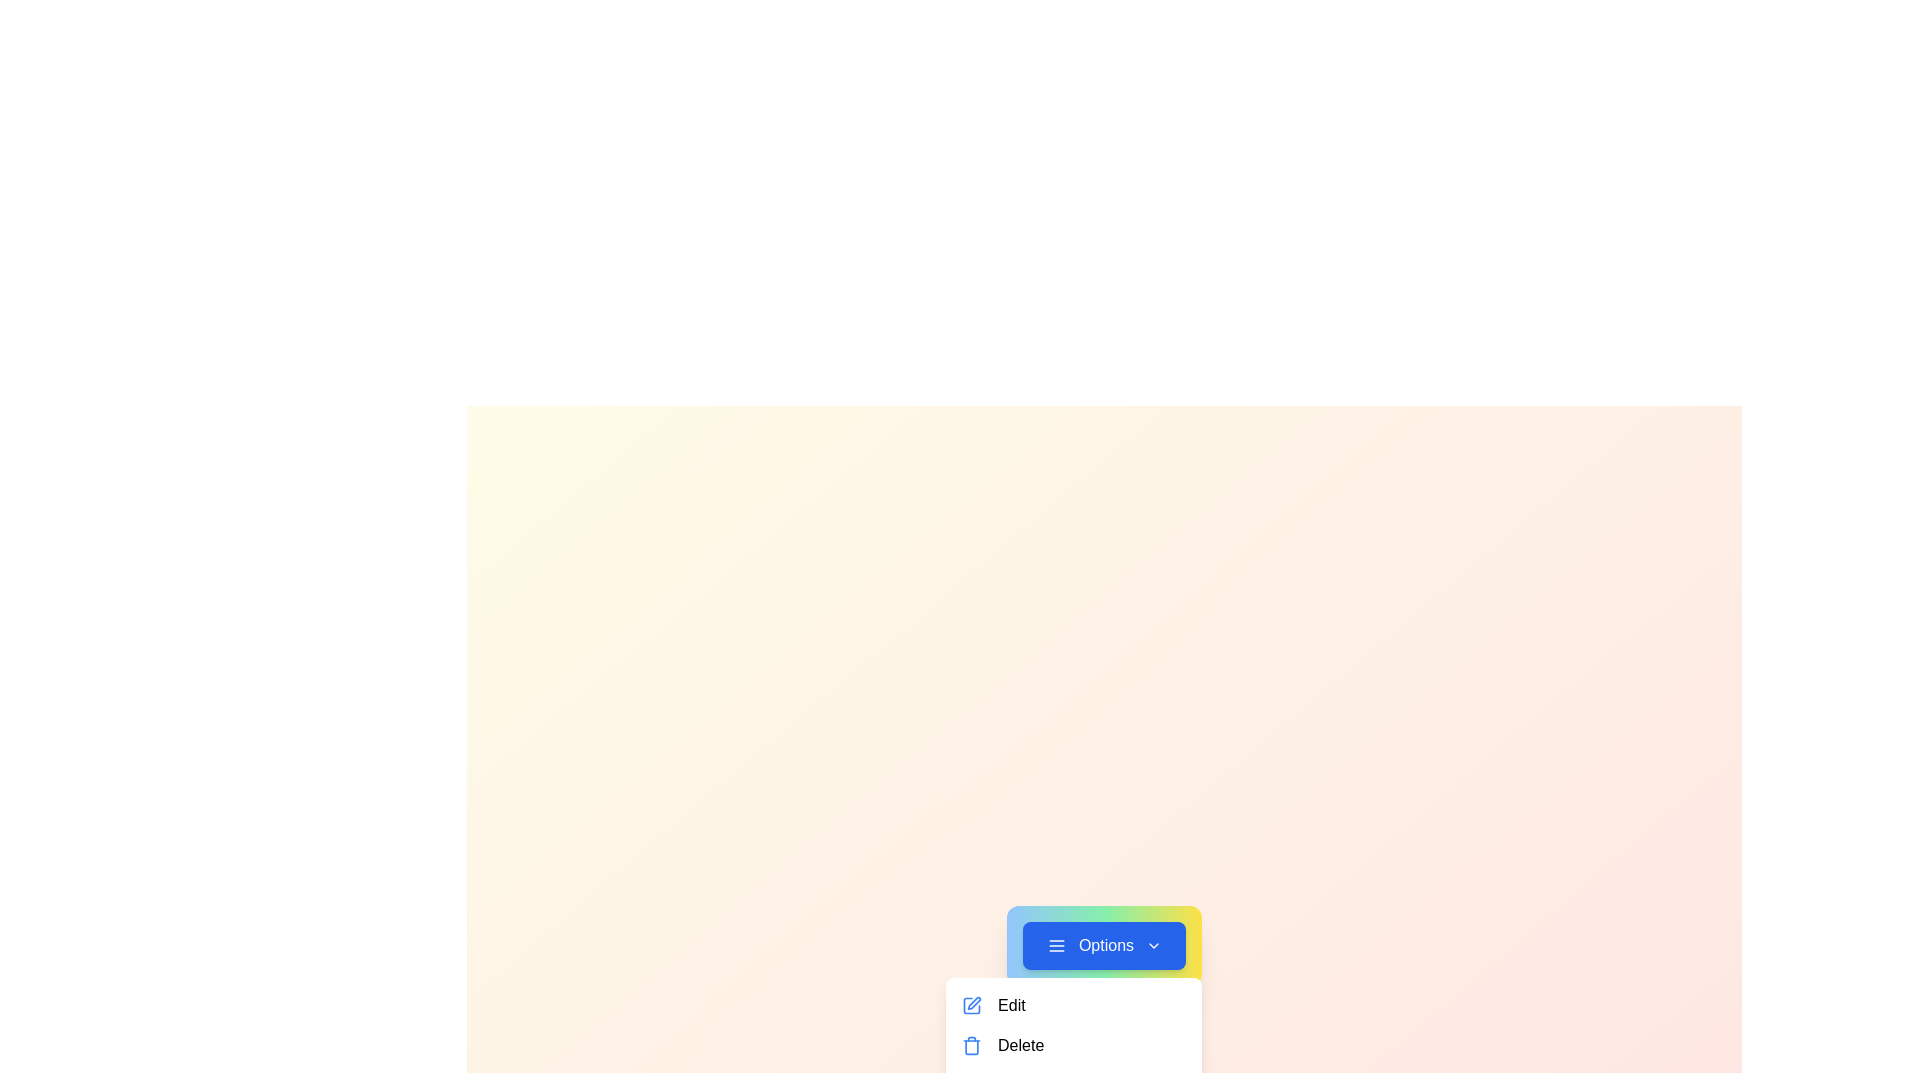  What do you see at coordinates (1073, 1006) in the screenshot?
I see `the menu option Edit` at bounding box center [1073, 1006].